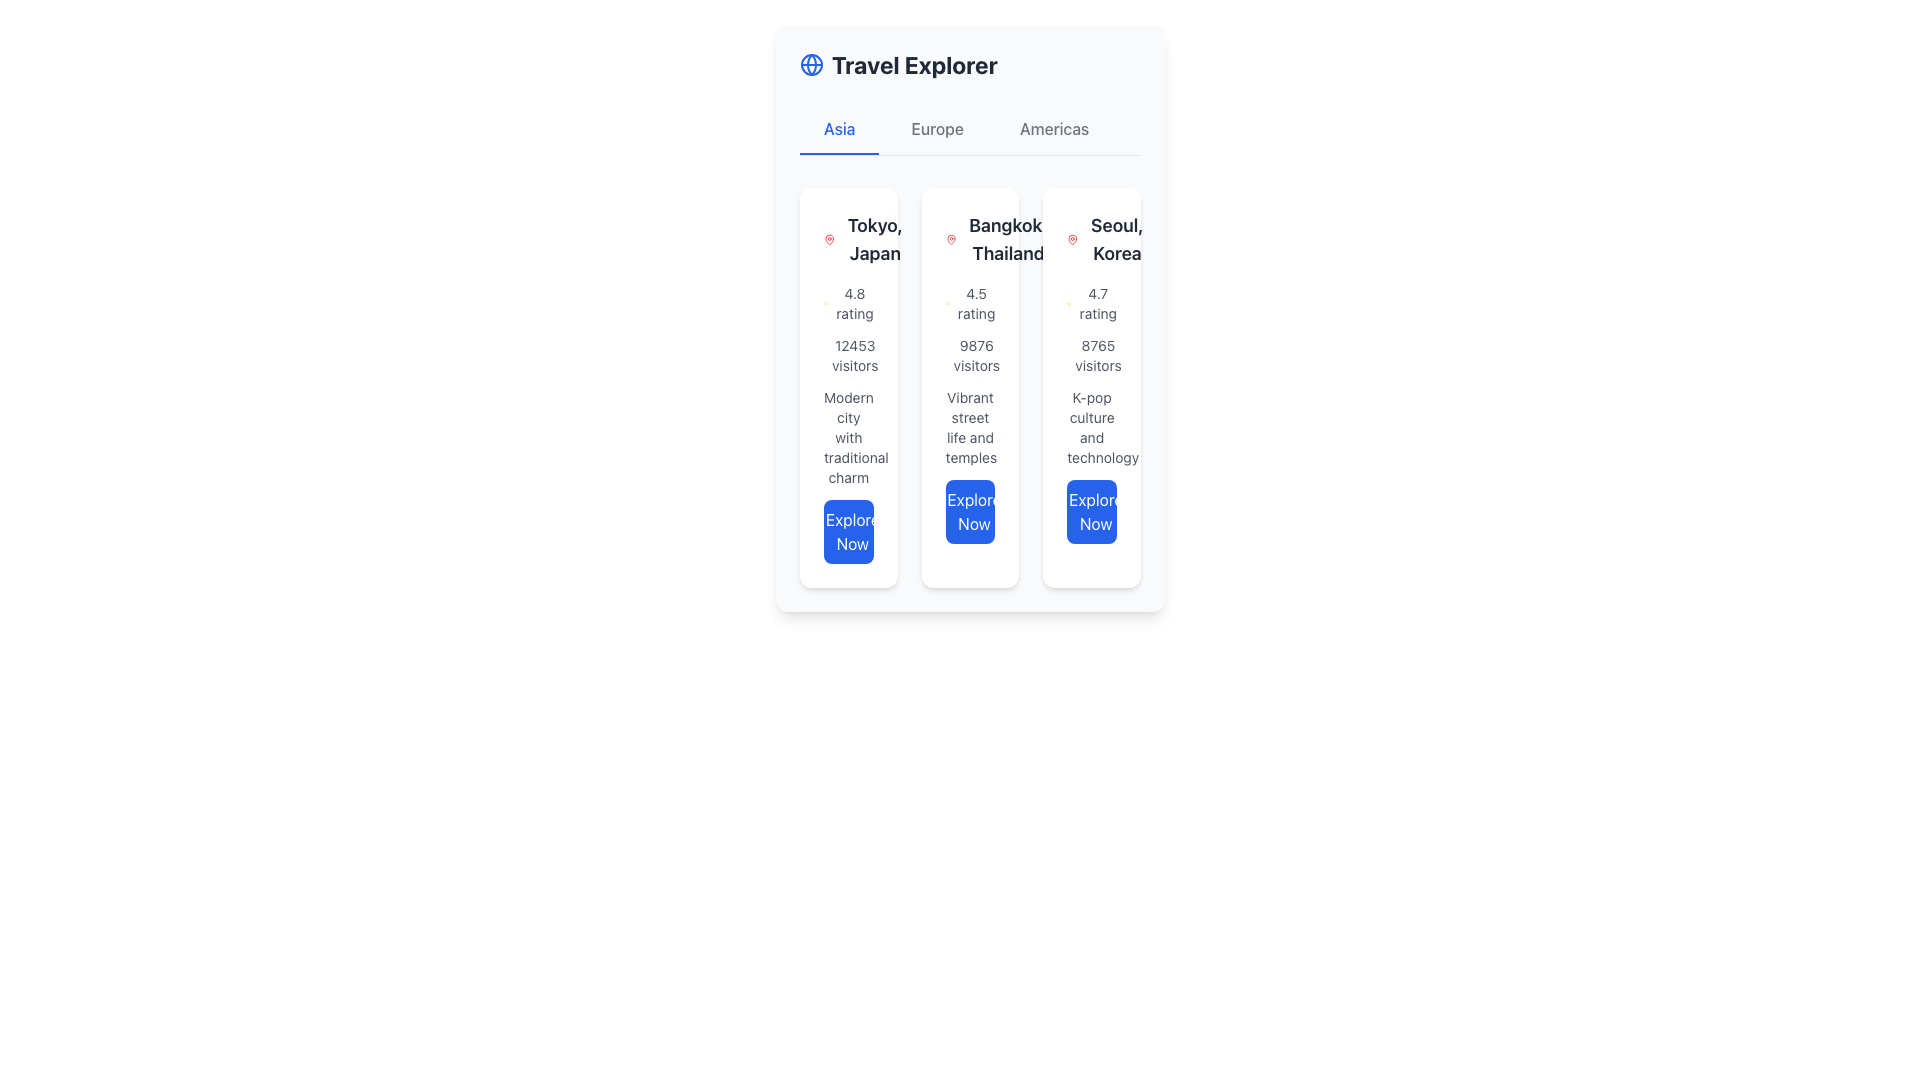 The image size is (1920, 1080). I want to click on the button at the bottom of the content stack related to 'Seoul, Korea', so click(1091, 511).